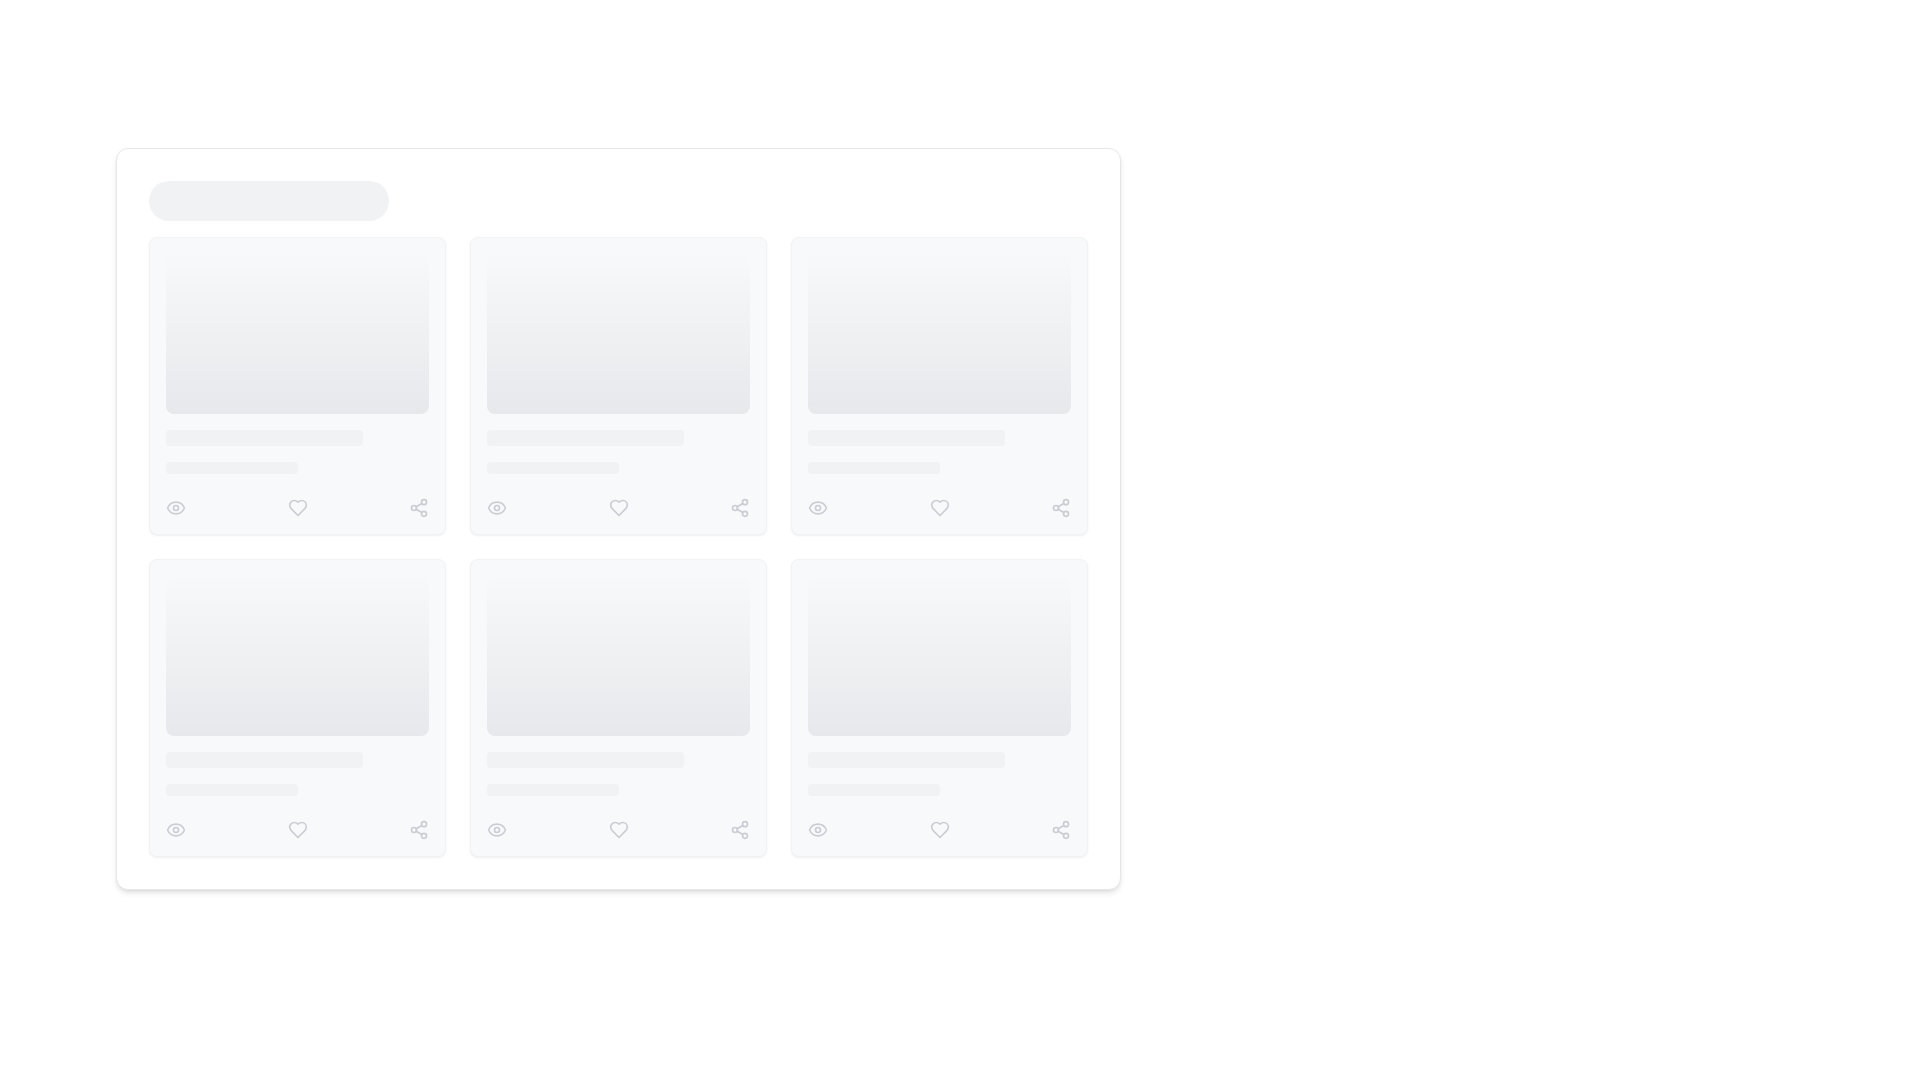 The image size is (1920, 1080). I want to click on the 'share' icon button represented by three interconnected circles in gray, located in the toolbar section of a card, so click(1059, 507).